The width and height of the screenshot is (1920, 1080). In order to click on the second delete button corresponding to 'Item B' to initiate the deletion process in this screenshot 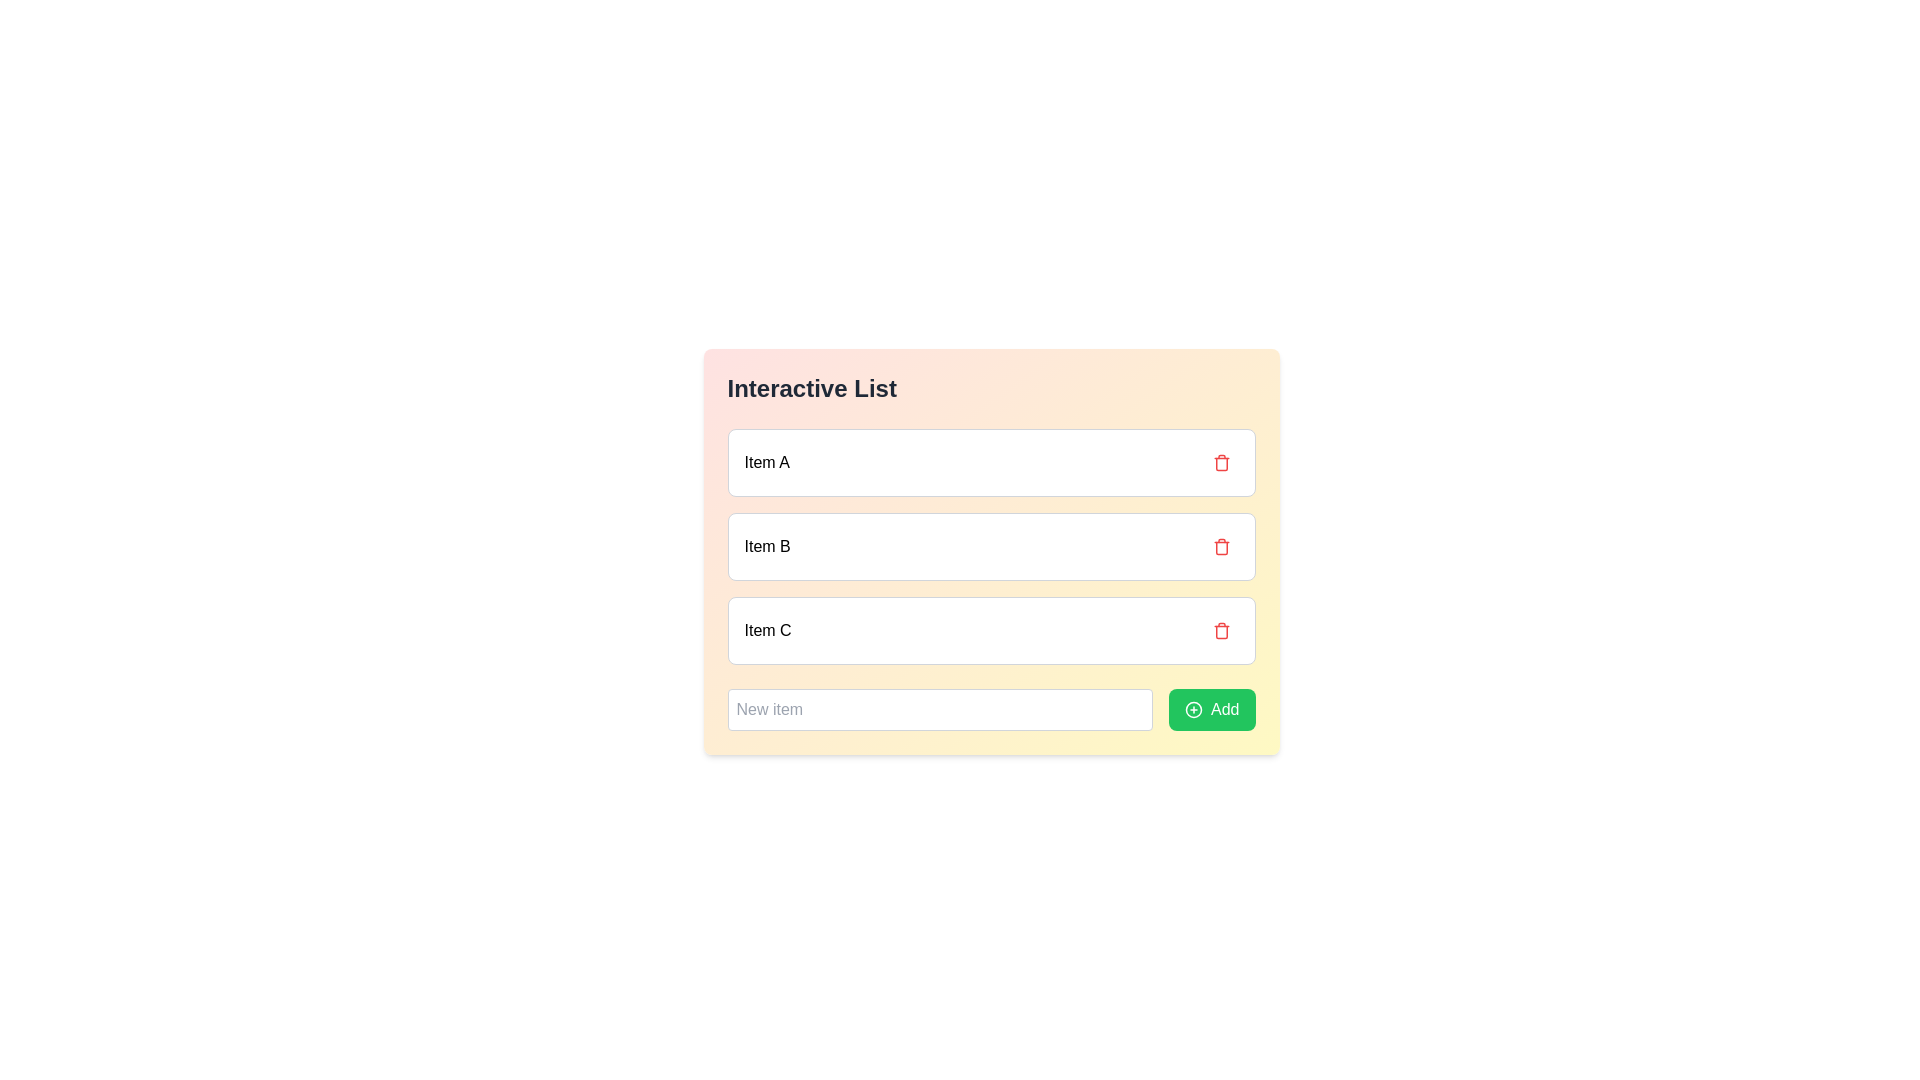, I will do `click(1220, 547)`.